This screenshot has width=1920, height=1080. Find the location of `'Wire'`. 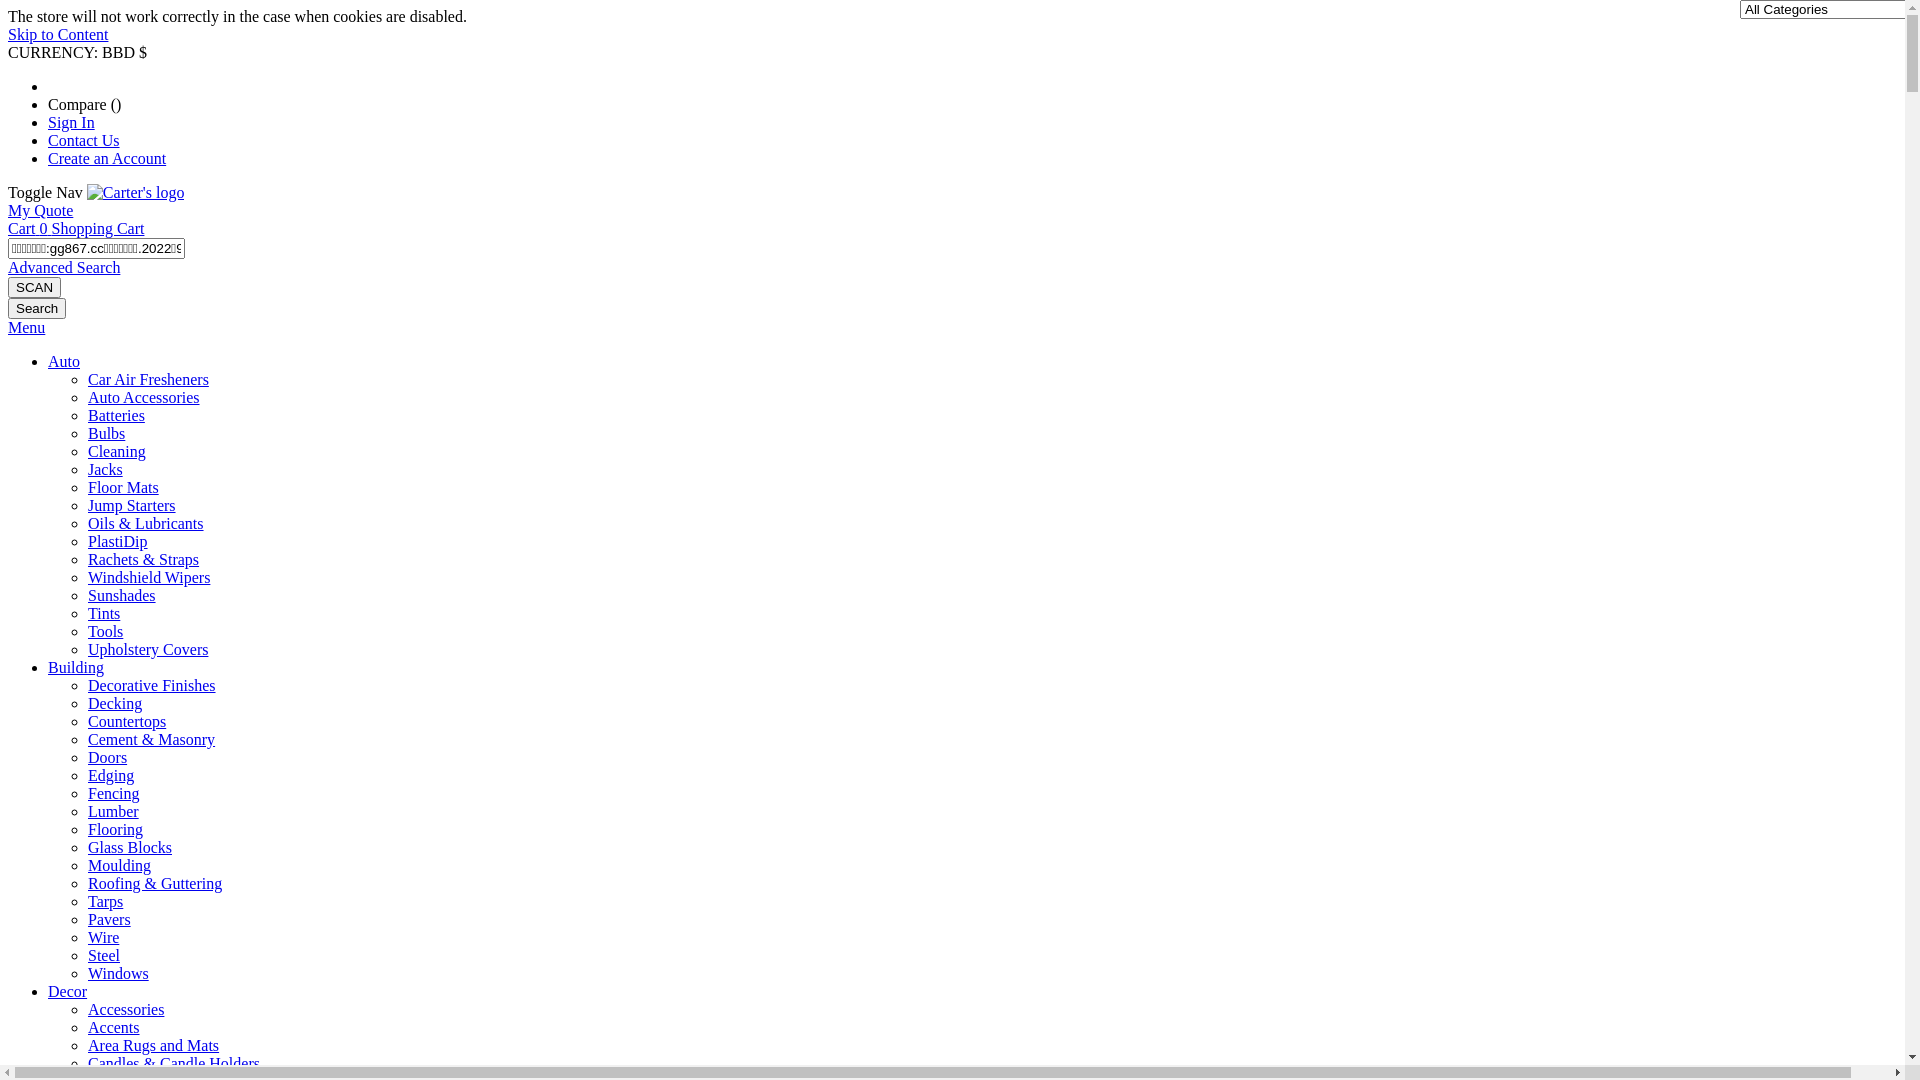

'Wire' is located at coordinates (102, 937).